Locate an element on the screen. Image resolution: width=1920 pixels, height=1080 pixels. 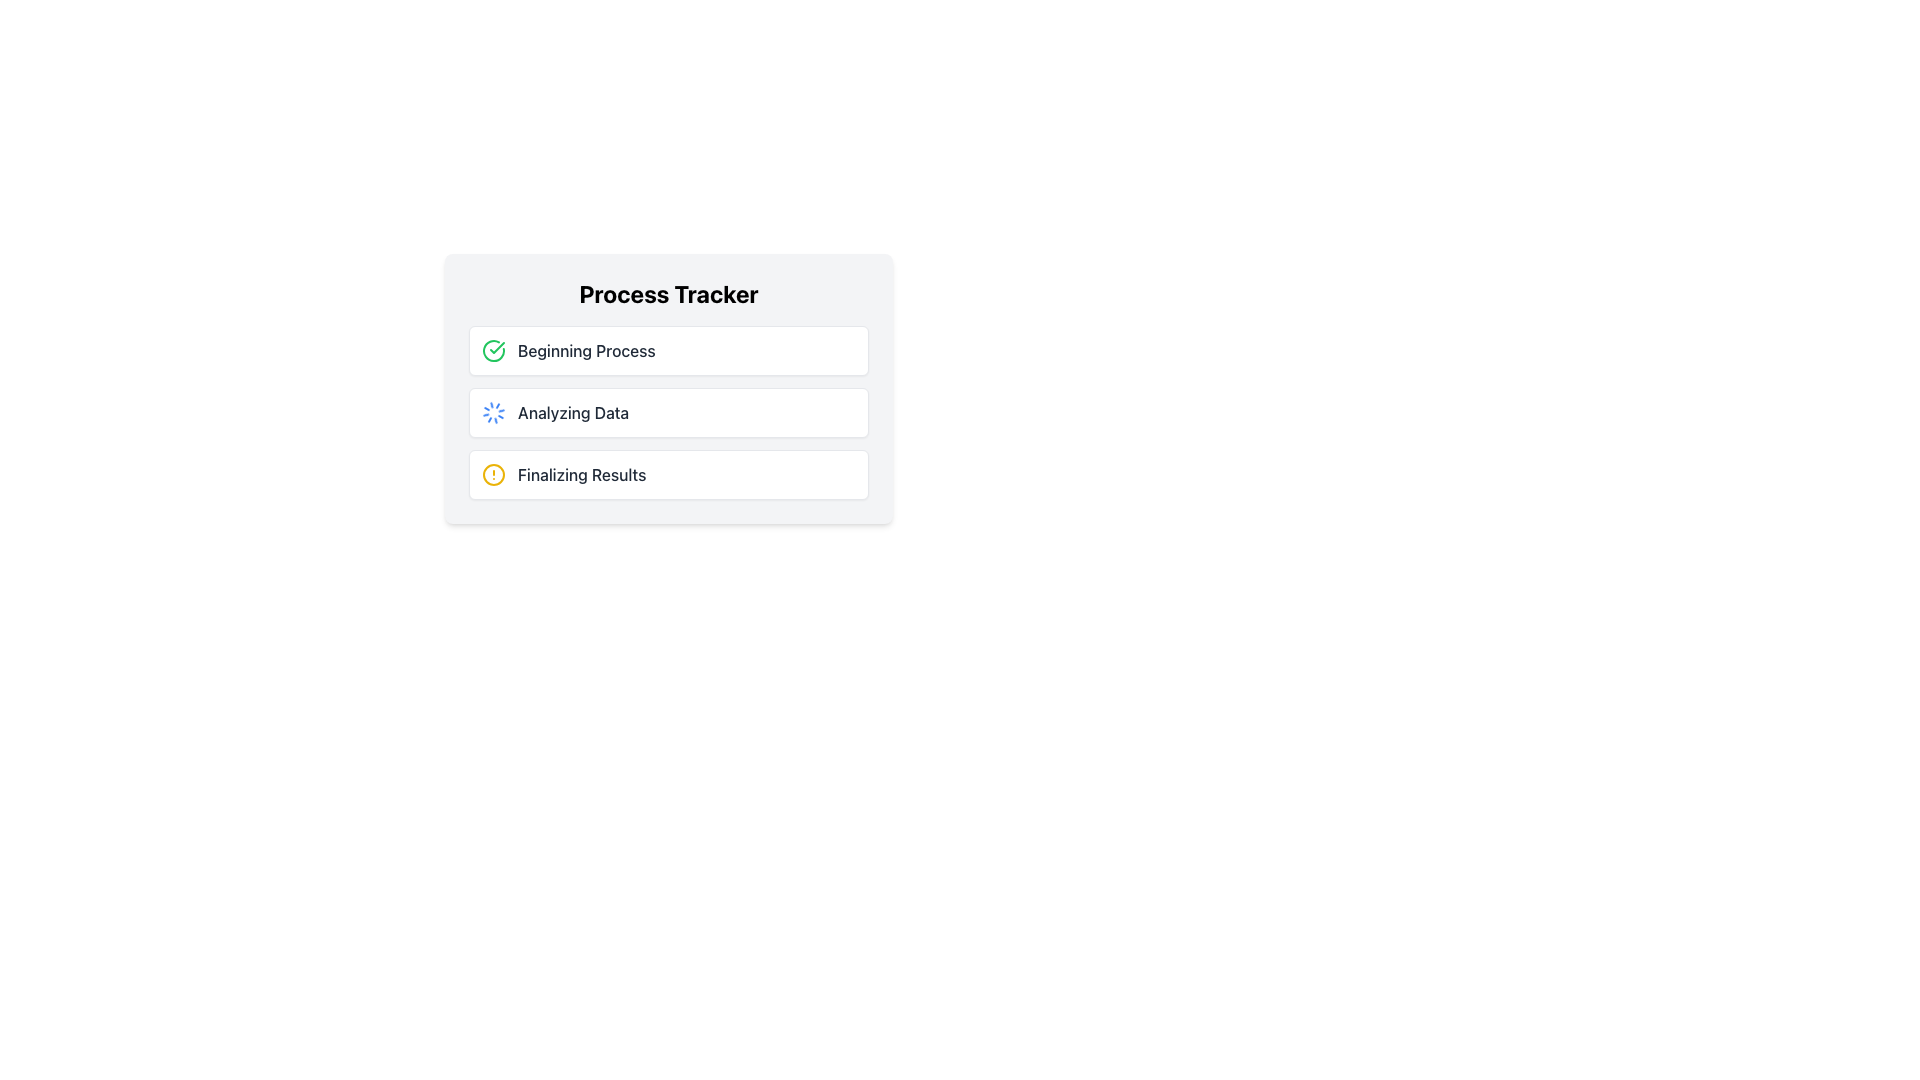
the status of the caution icon positioned to the left of the 'Finalizing Results' text in the third row of the vertical list under the 'Process Tracker' header is located at coordinates (494, 474).